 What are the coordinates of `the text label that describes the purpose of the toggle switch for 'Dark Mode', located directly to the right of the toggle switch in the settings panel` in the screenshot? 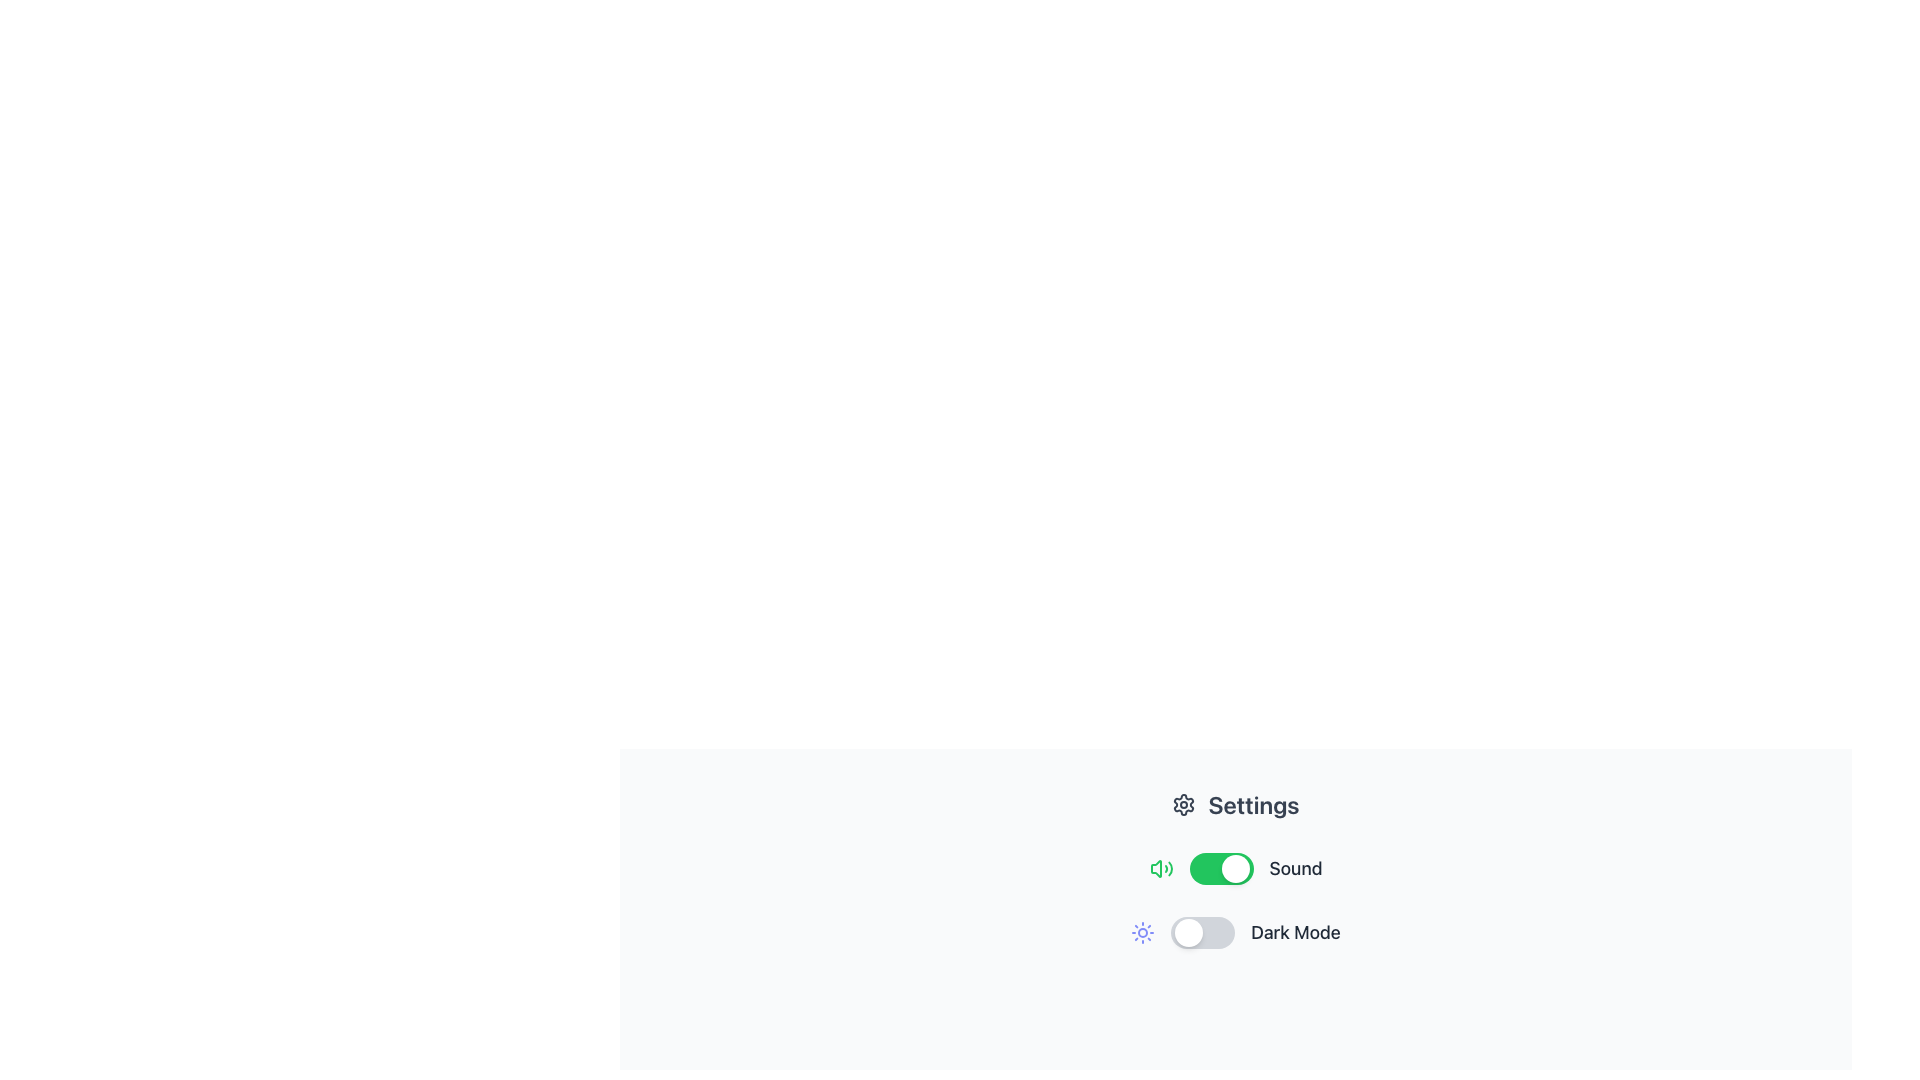 It's located at (1296, 933).